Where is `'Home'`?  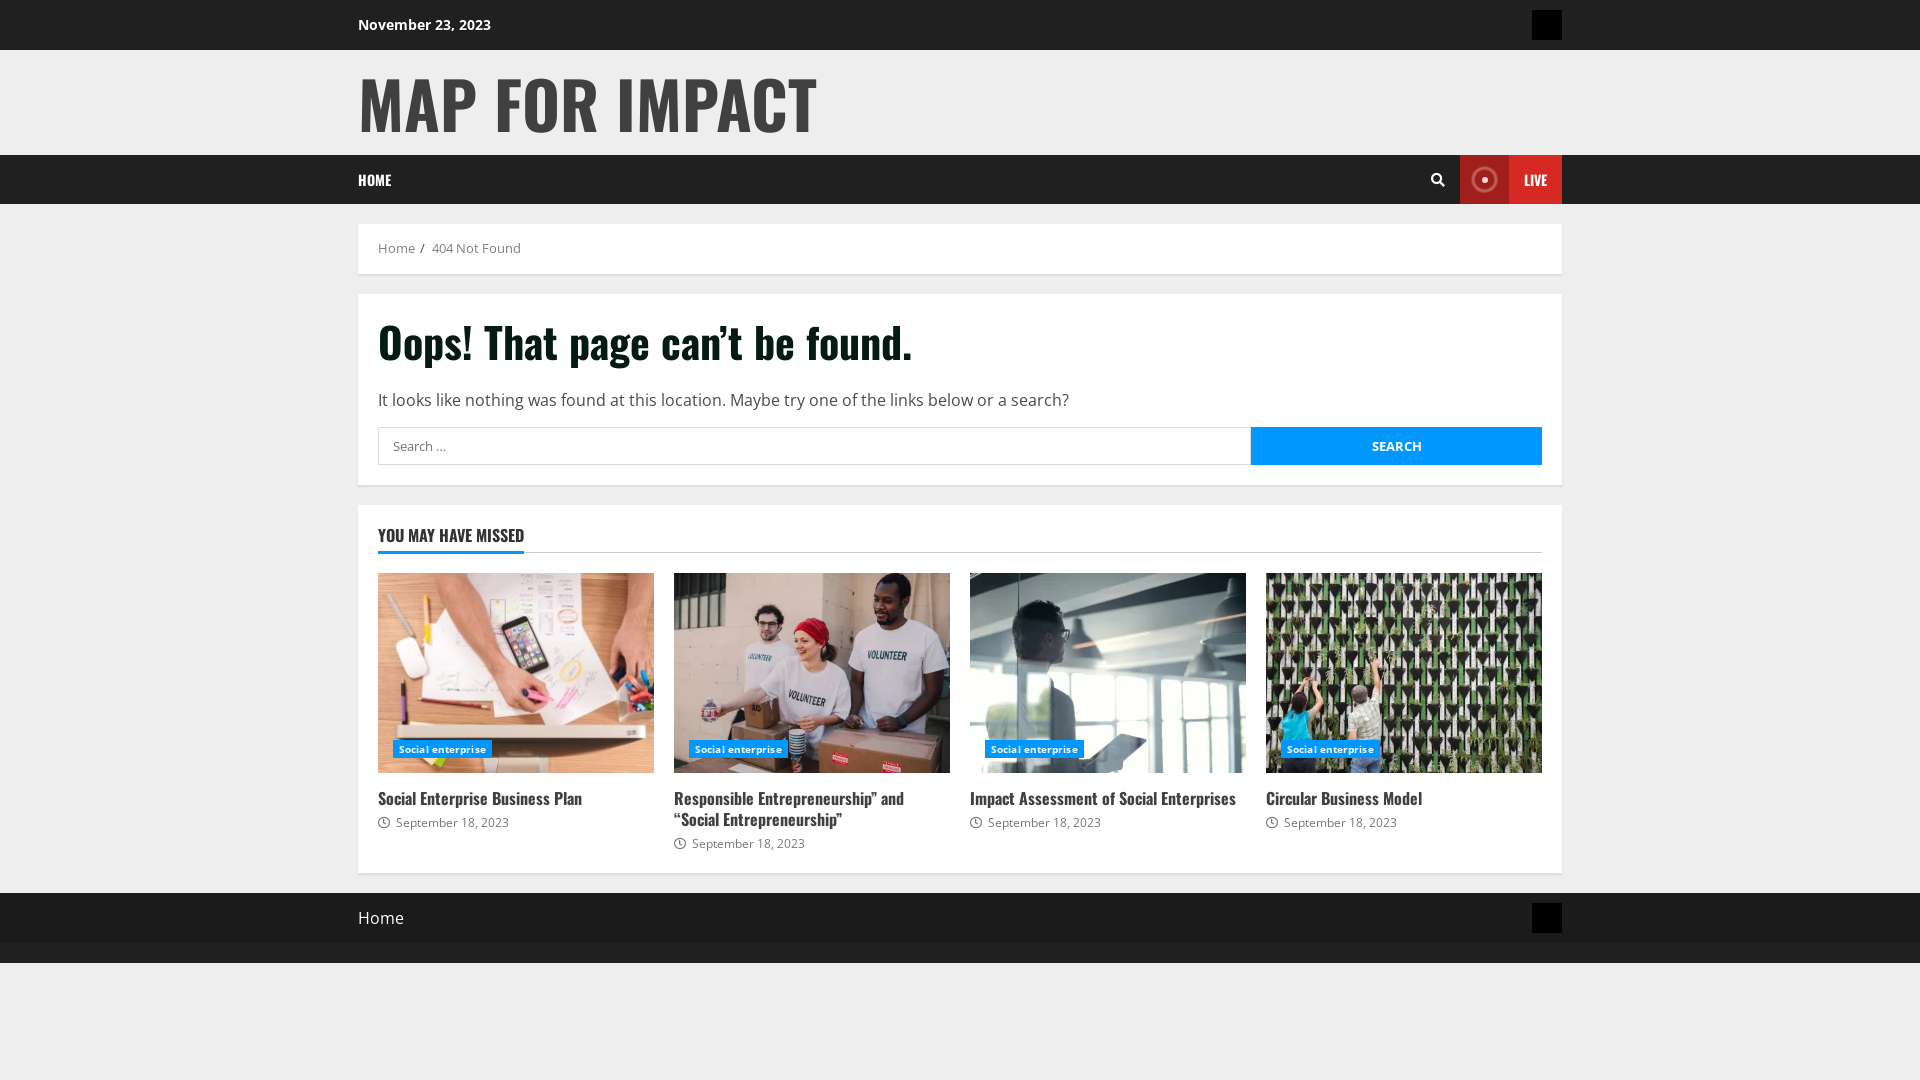
'Home' is located at coordinates (358, 918).